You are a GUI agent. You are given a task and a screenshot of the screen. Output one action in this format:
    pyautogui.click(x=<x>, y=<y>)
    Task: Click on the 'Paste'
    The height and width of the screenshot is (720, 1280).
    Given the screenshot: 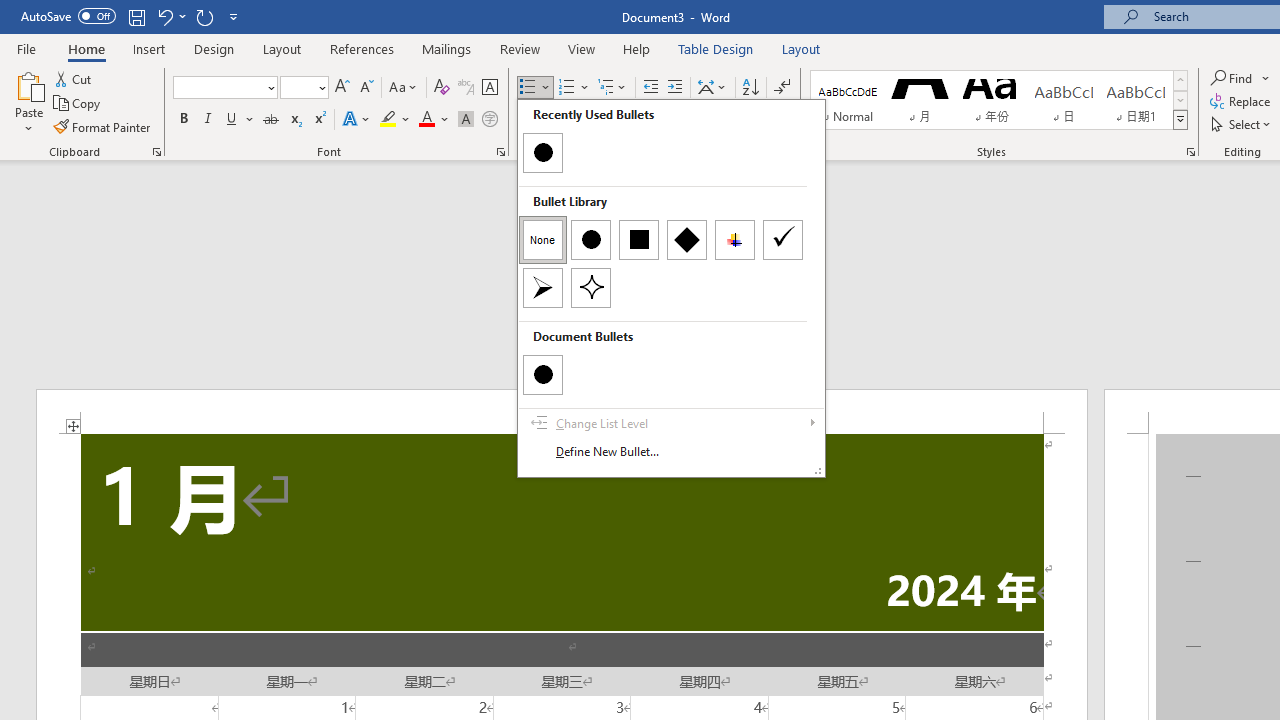 What is the action you would take?
    pyautogui.click(x=28, y=84)
    